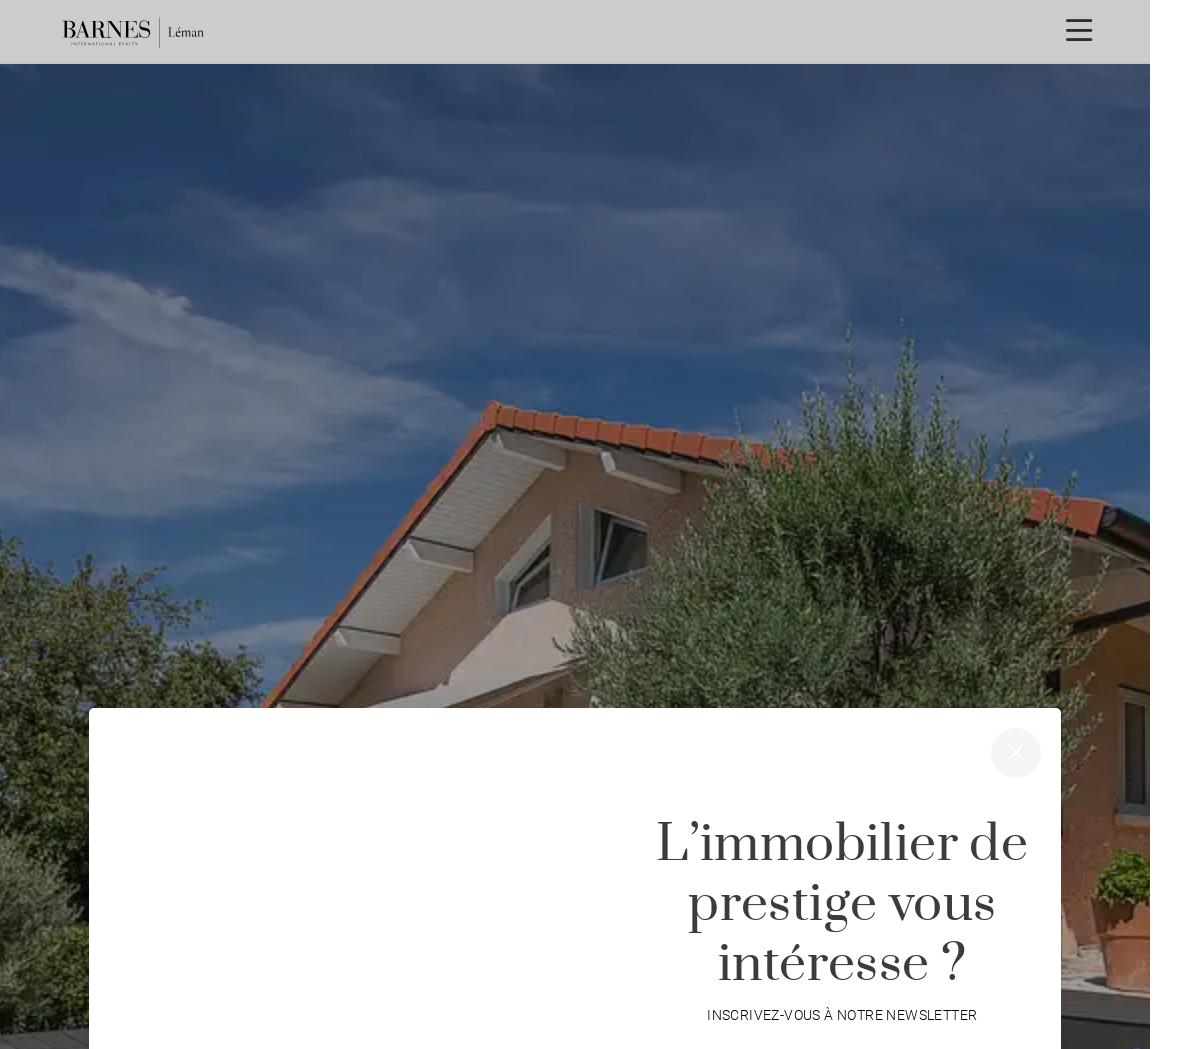 The height and width of the screenshot is (1049, 1190). Describe the element at coordinates (476, 954) in the screenshot. I see `'Localisation'` at that location.